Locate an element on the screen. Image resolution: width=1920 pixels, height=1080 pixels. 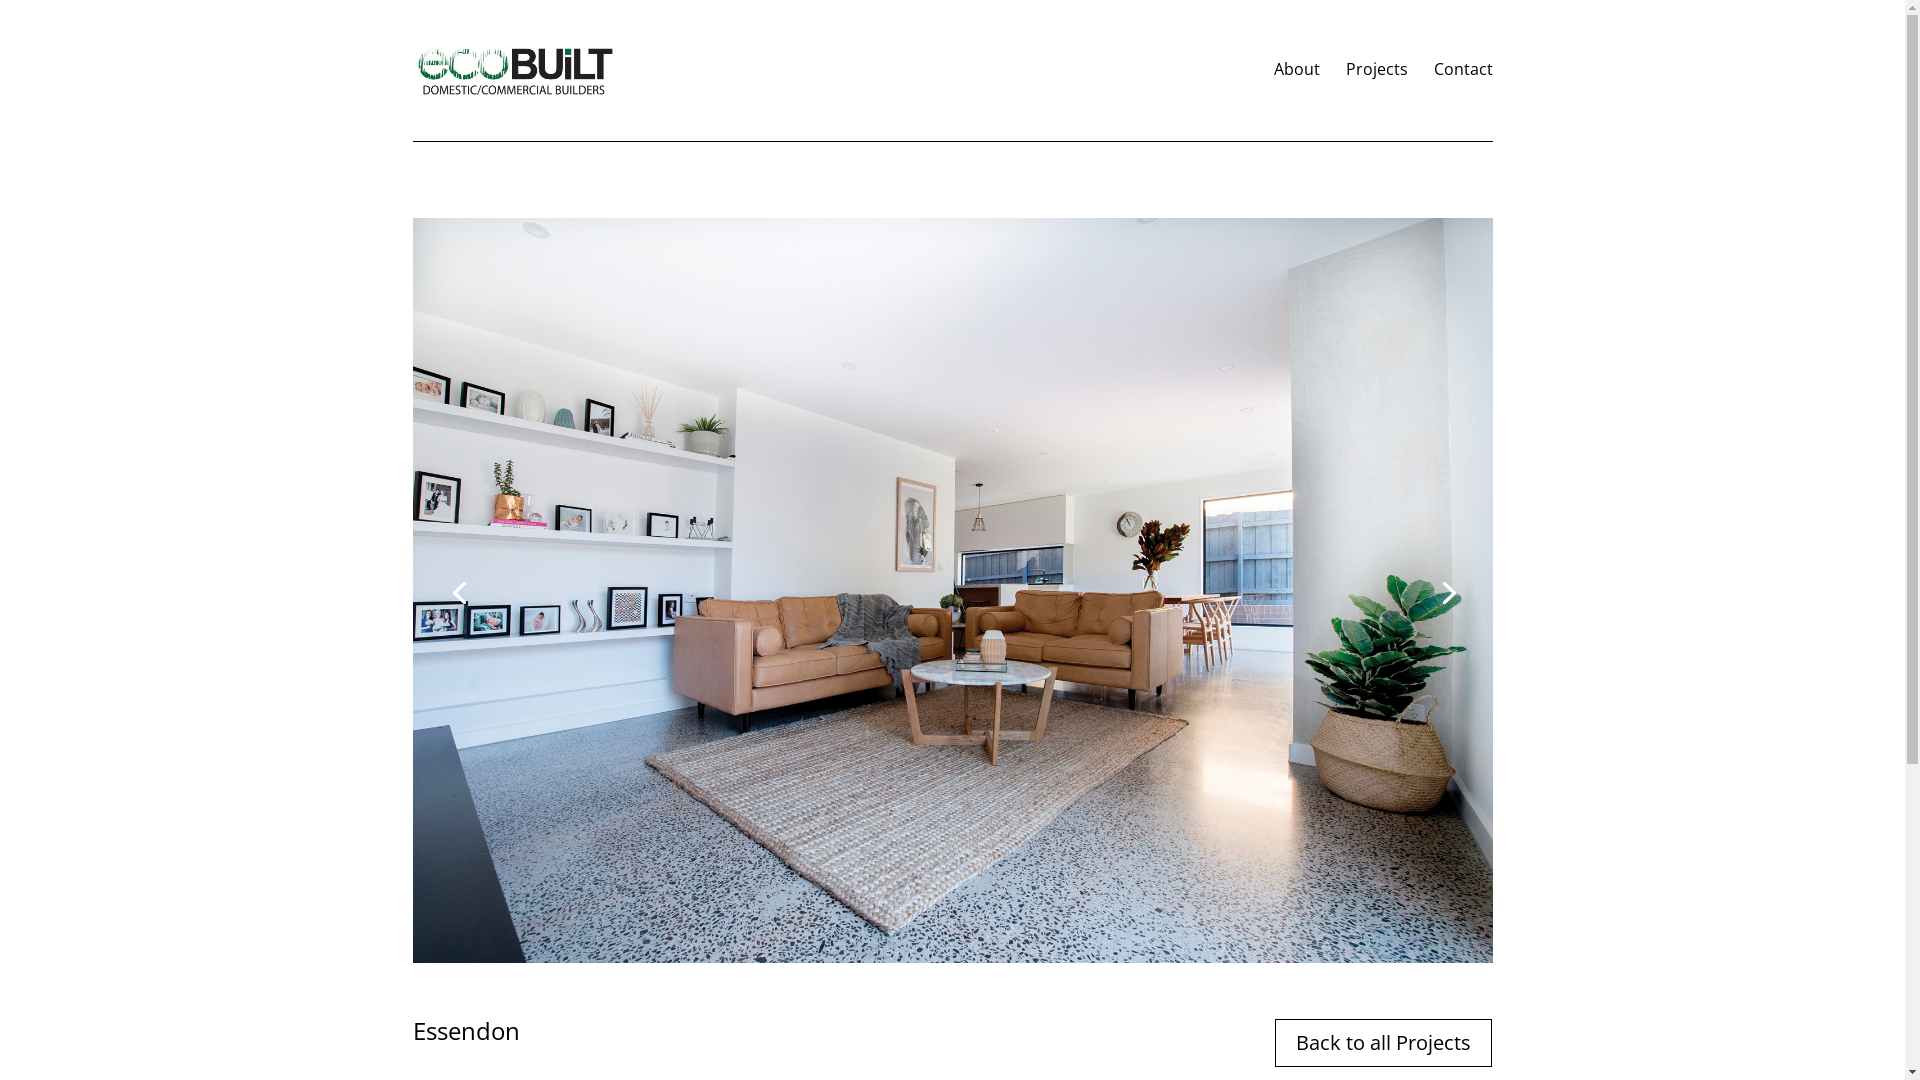
'Contact' is located at coordinates (1463, 100).